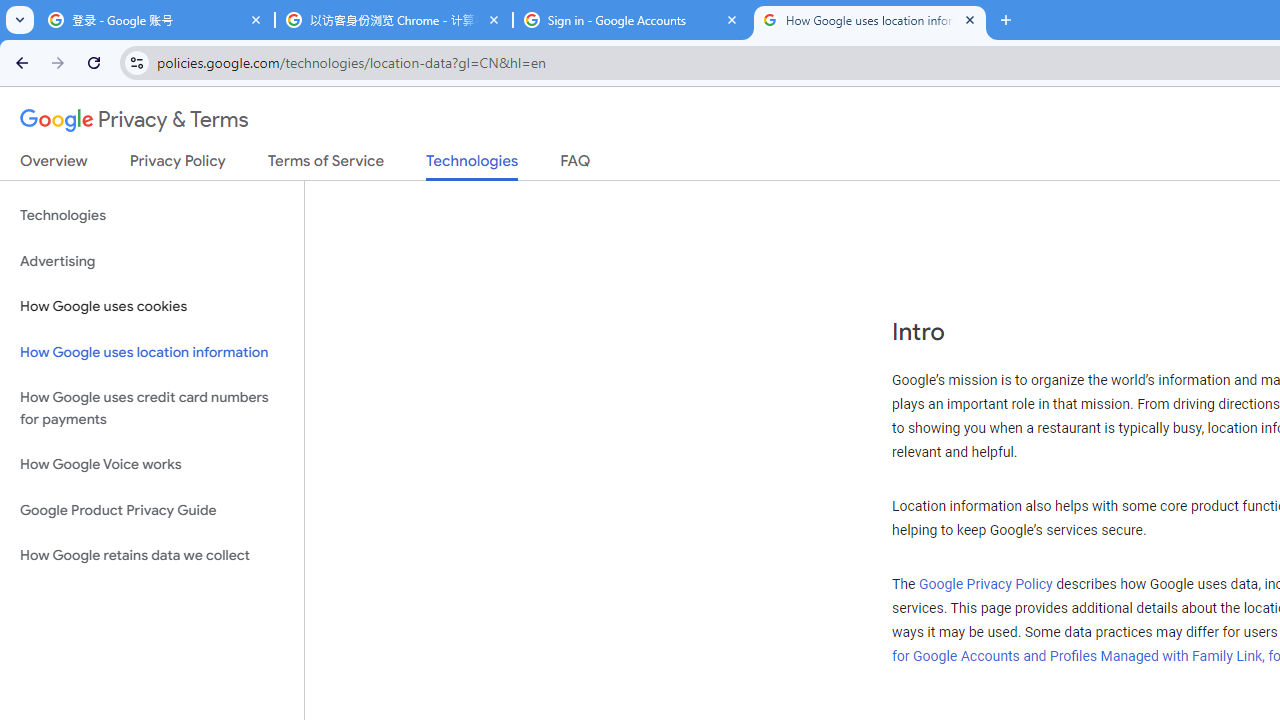  Describe the element at coordinates (631, 20) in the screenshot. I see `'Sign in - Google Accounts'` at that location.